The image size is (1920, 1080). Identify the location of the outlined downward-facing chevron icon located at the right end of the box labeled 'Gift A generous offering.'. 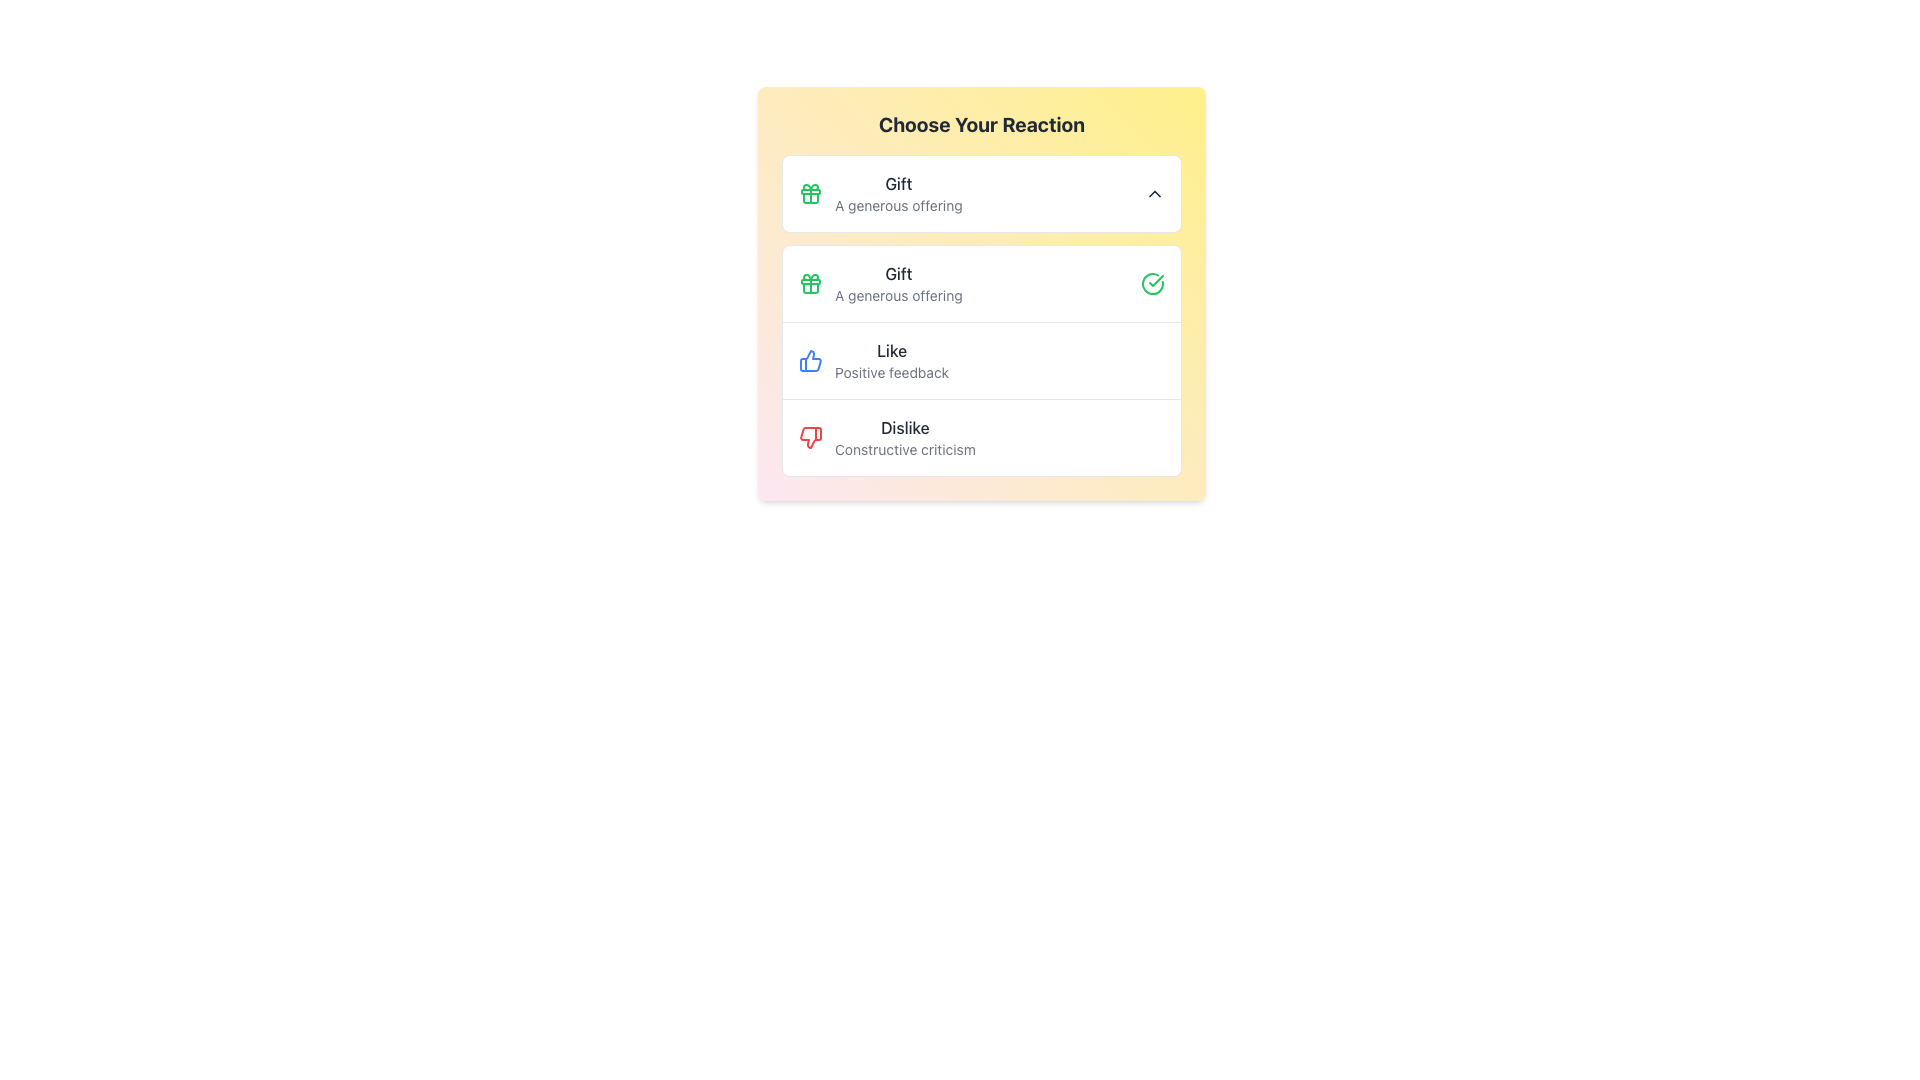
(1155, 193).